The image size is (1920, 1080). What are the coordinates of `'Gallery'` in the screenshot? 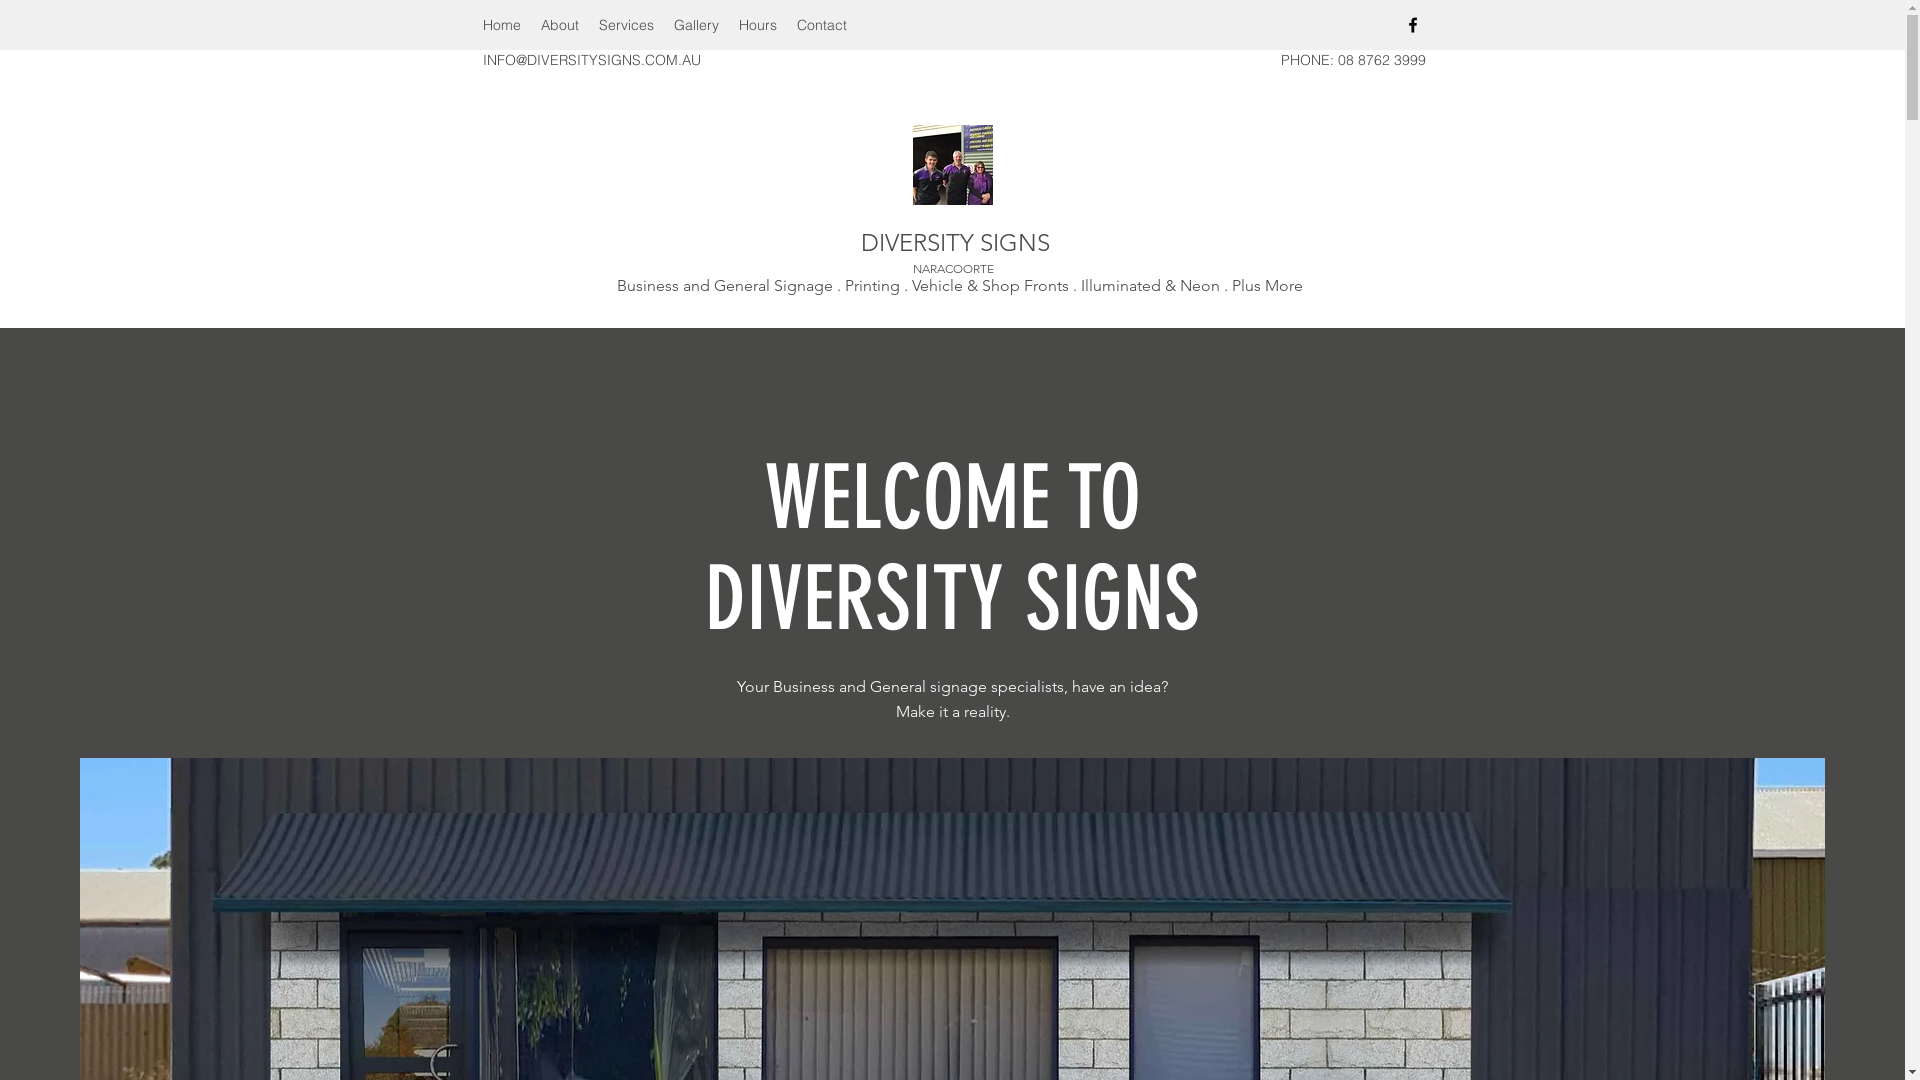 It's located at (663, 24).